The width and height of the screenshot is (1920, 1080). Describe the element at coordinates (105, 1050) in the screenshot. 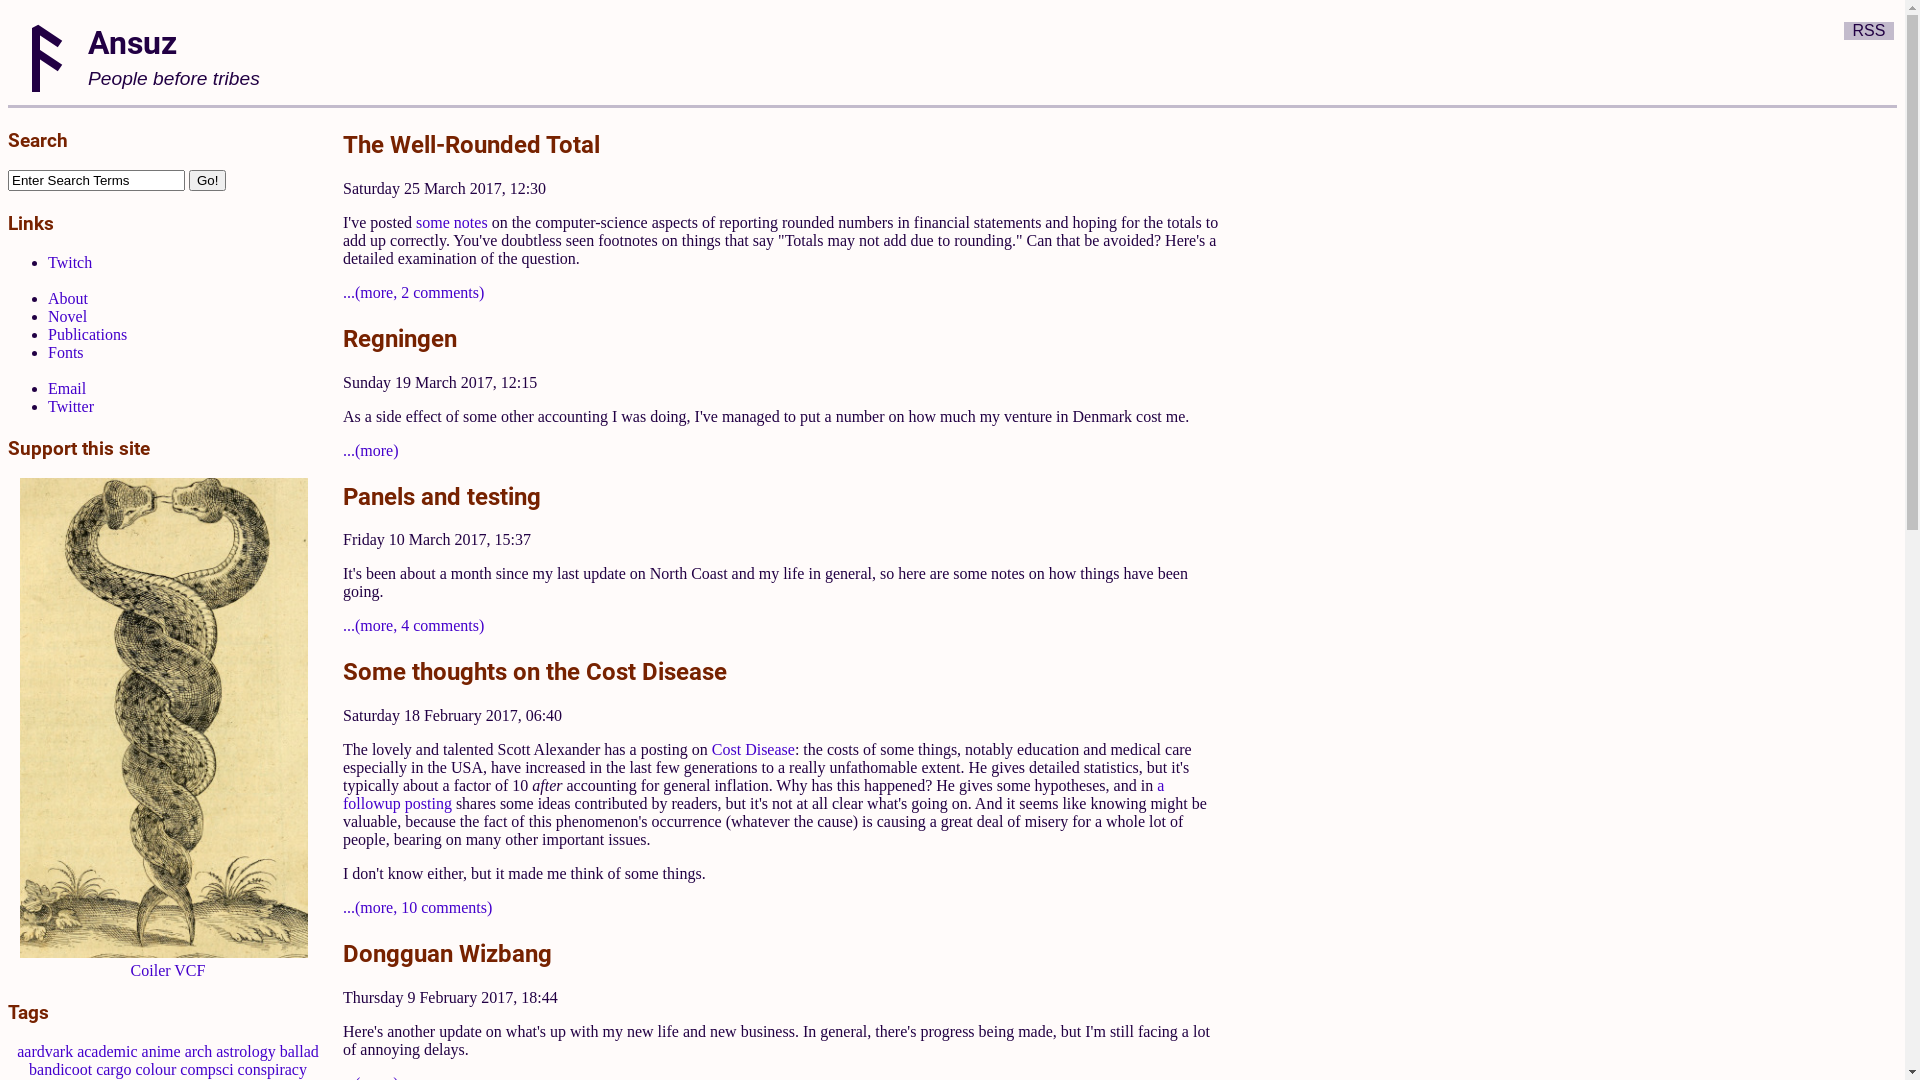

I see `'academic'` at that location.